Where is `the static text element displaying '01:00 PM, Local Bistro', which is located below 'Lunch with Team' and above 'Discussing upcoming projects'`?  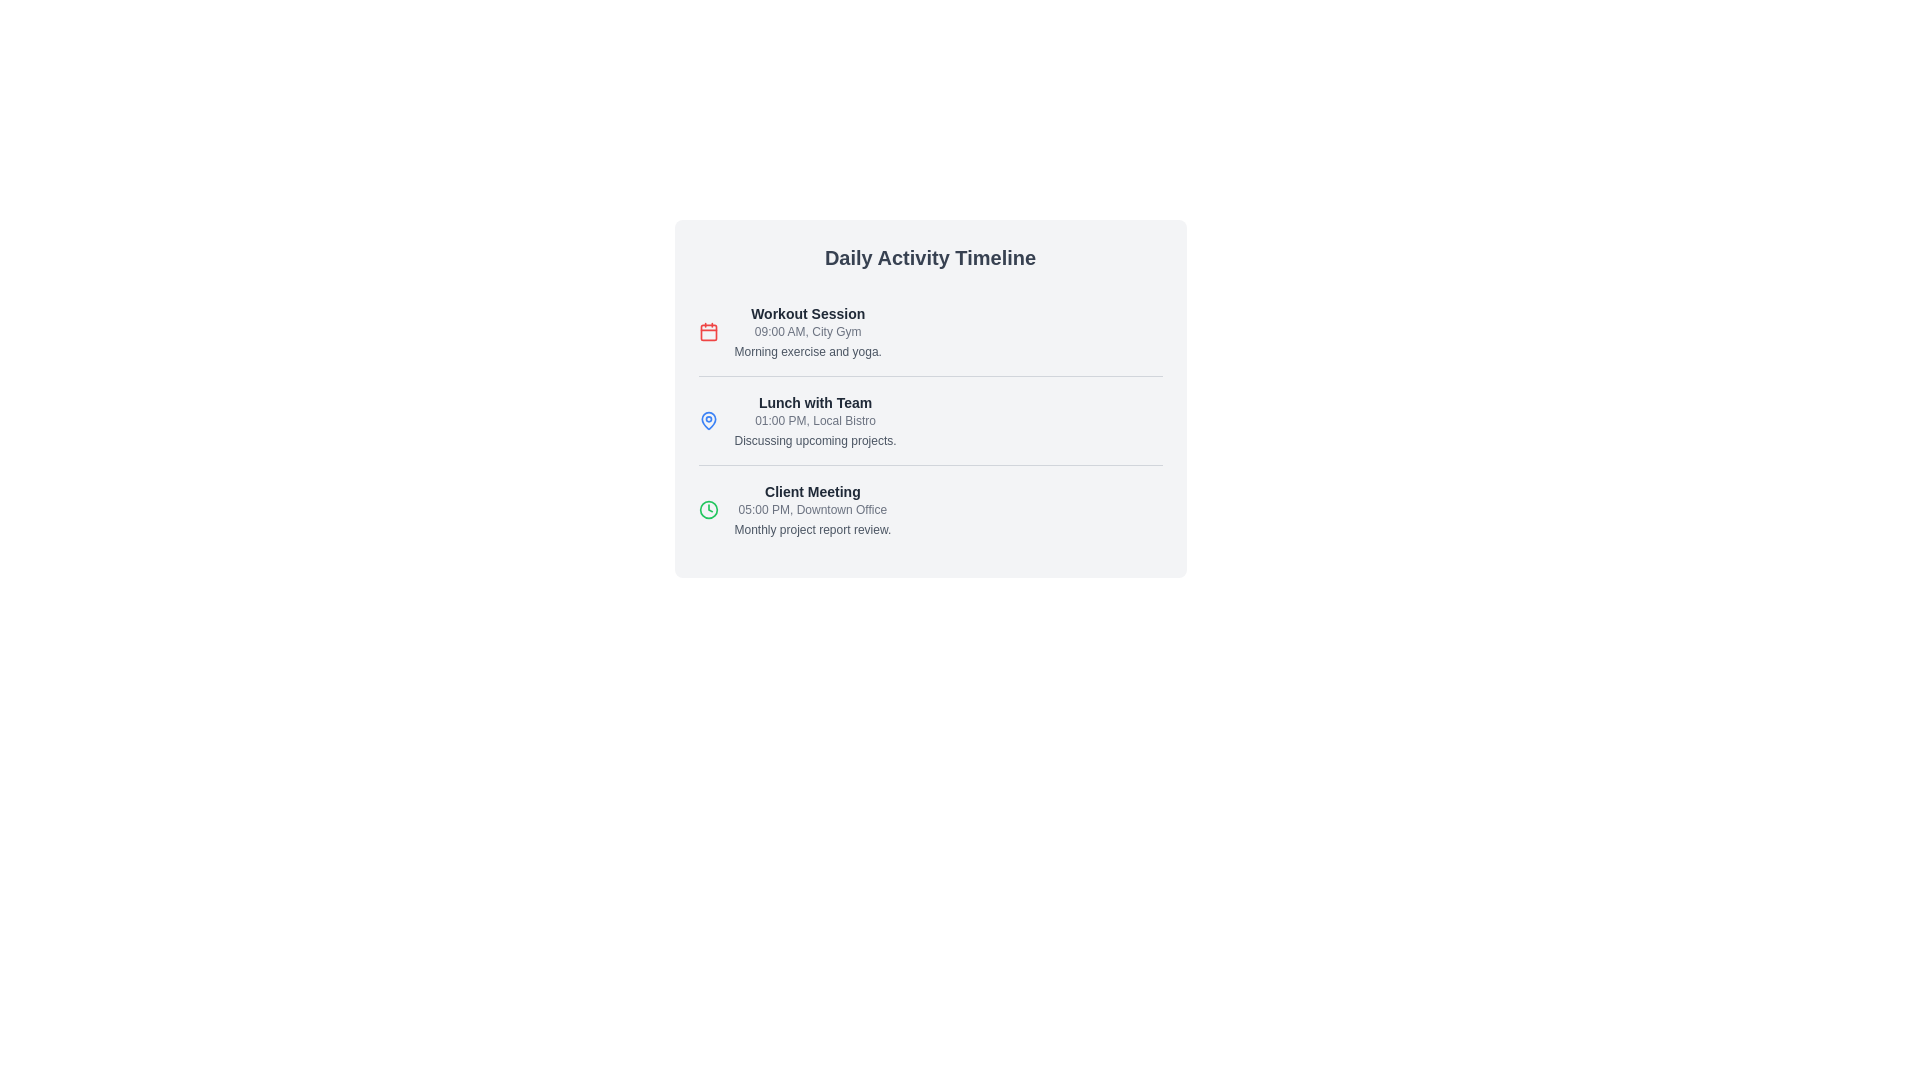 the static text element displaying '01:00 PM, Local Bistro', which is located below 'Lunch with Team' and above 'Discussing upcoming projects' is located at coordinates (815, 419).